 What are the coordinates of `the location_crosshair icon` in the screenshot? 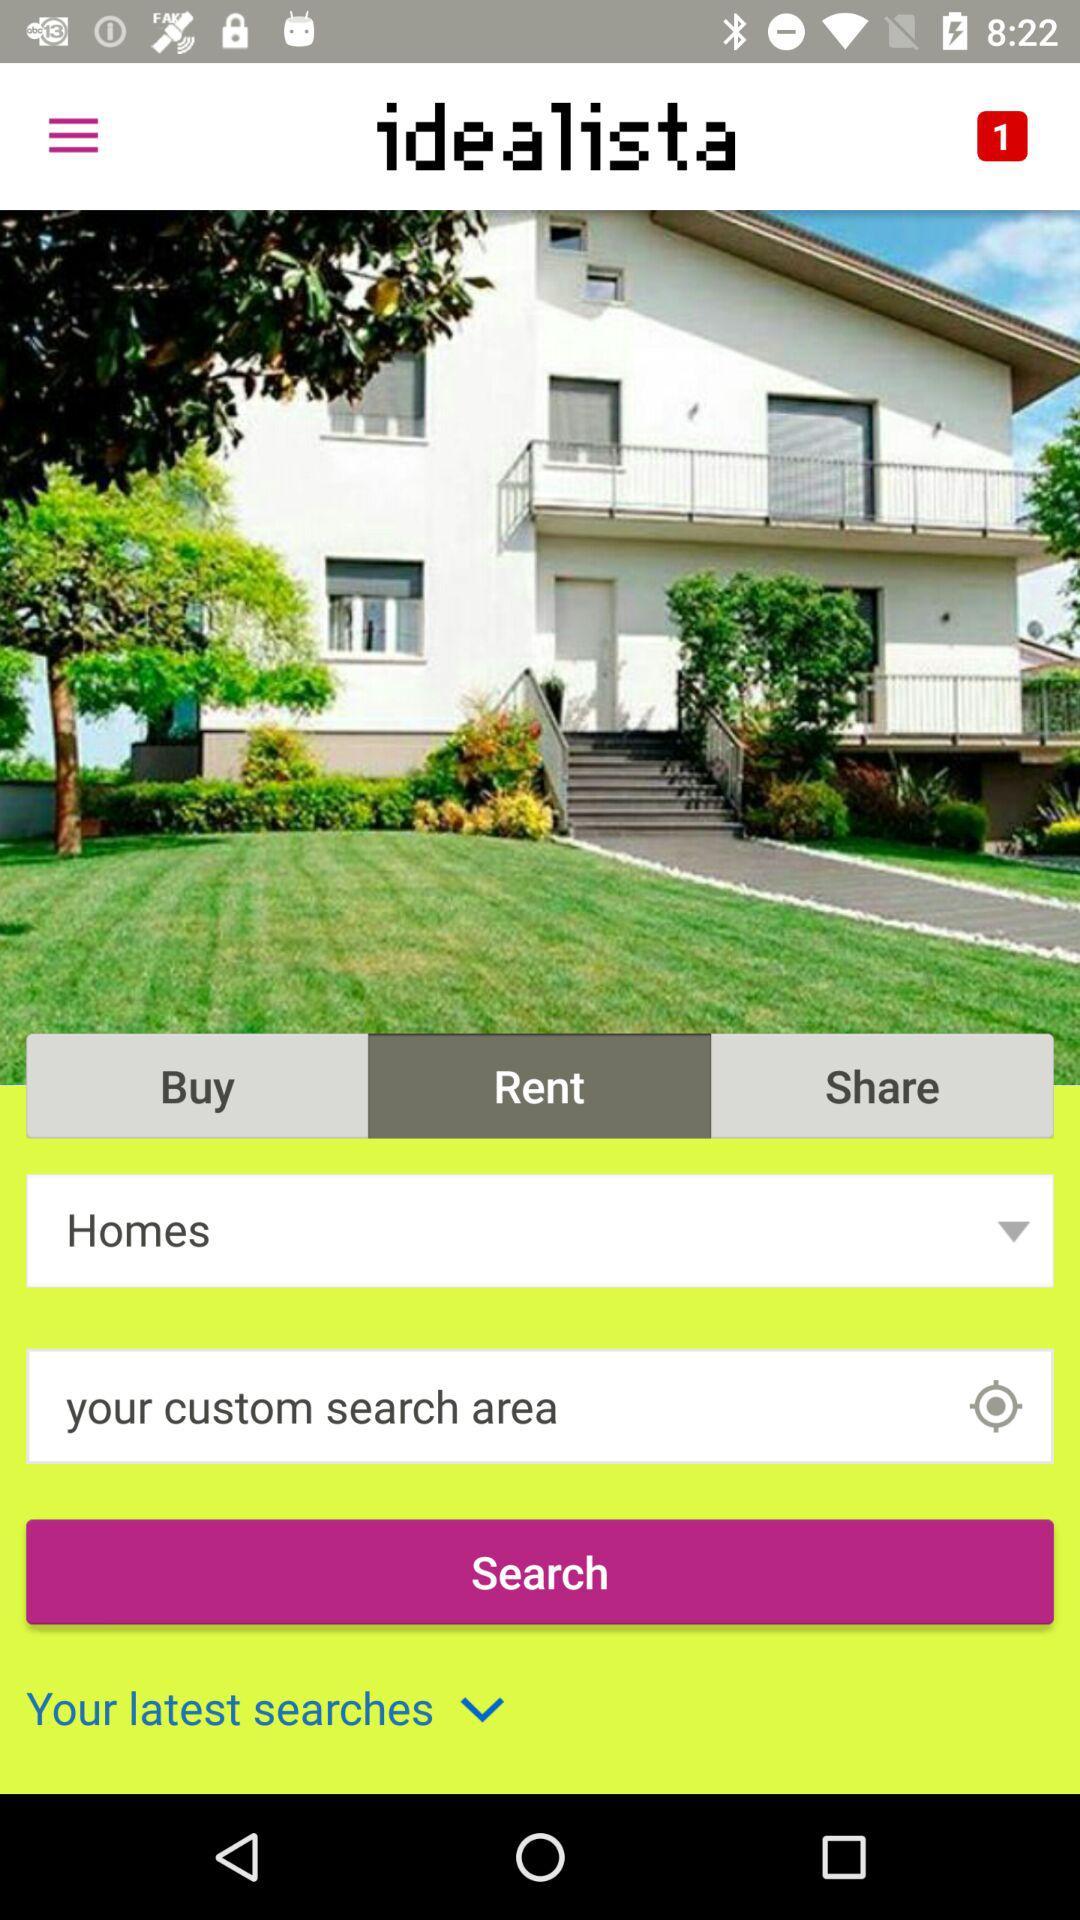 It's located at (995, 1405).